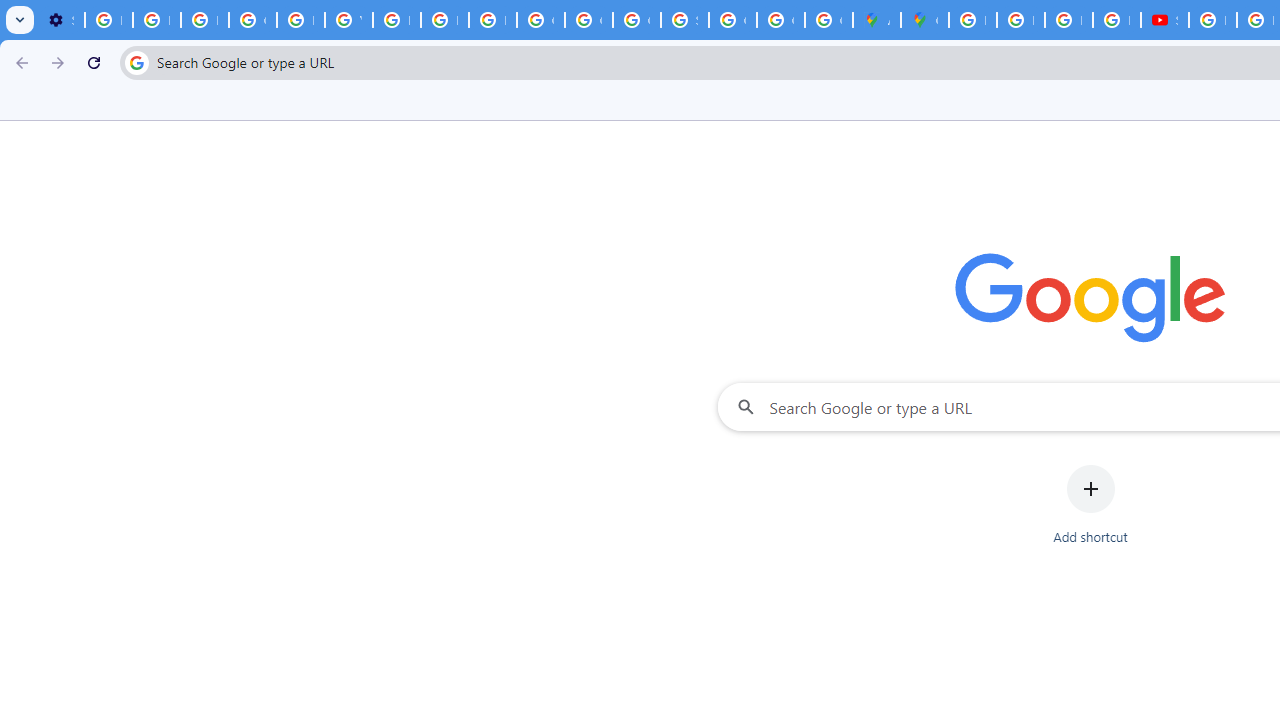 This screenshot has height=720, width=1280. What do you see at coordinates (1164, 20) in the screenshot?
I see `'Subscriptions - YouTube'` at bounding box center [1164, 20].